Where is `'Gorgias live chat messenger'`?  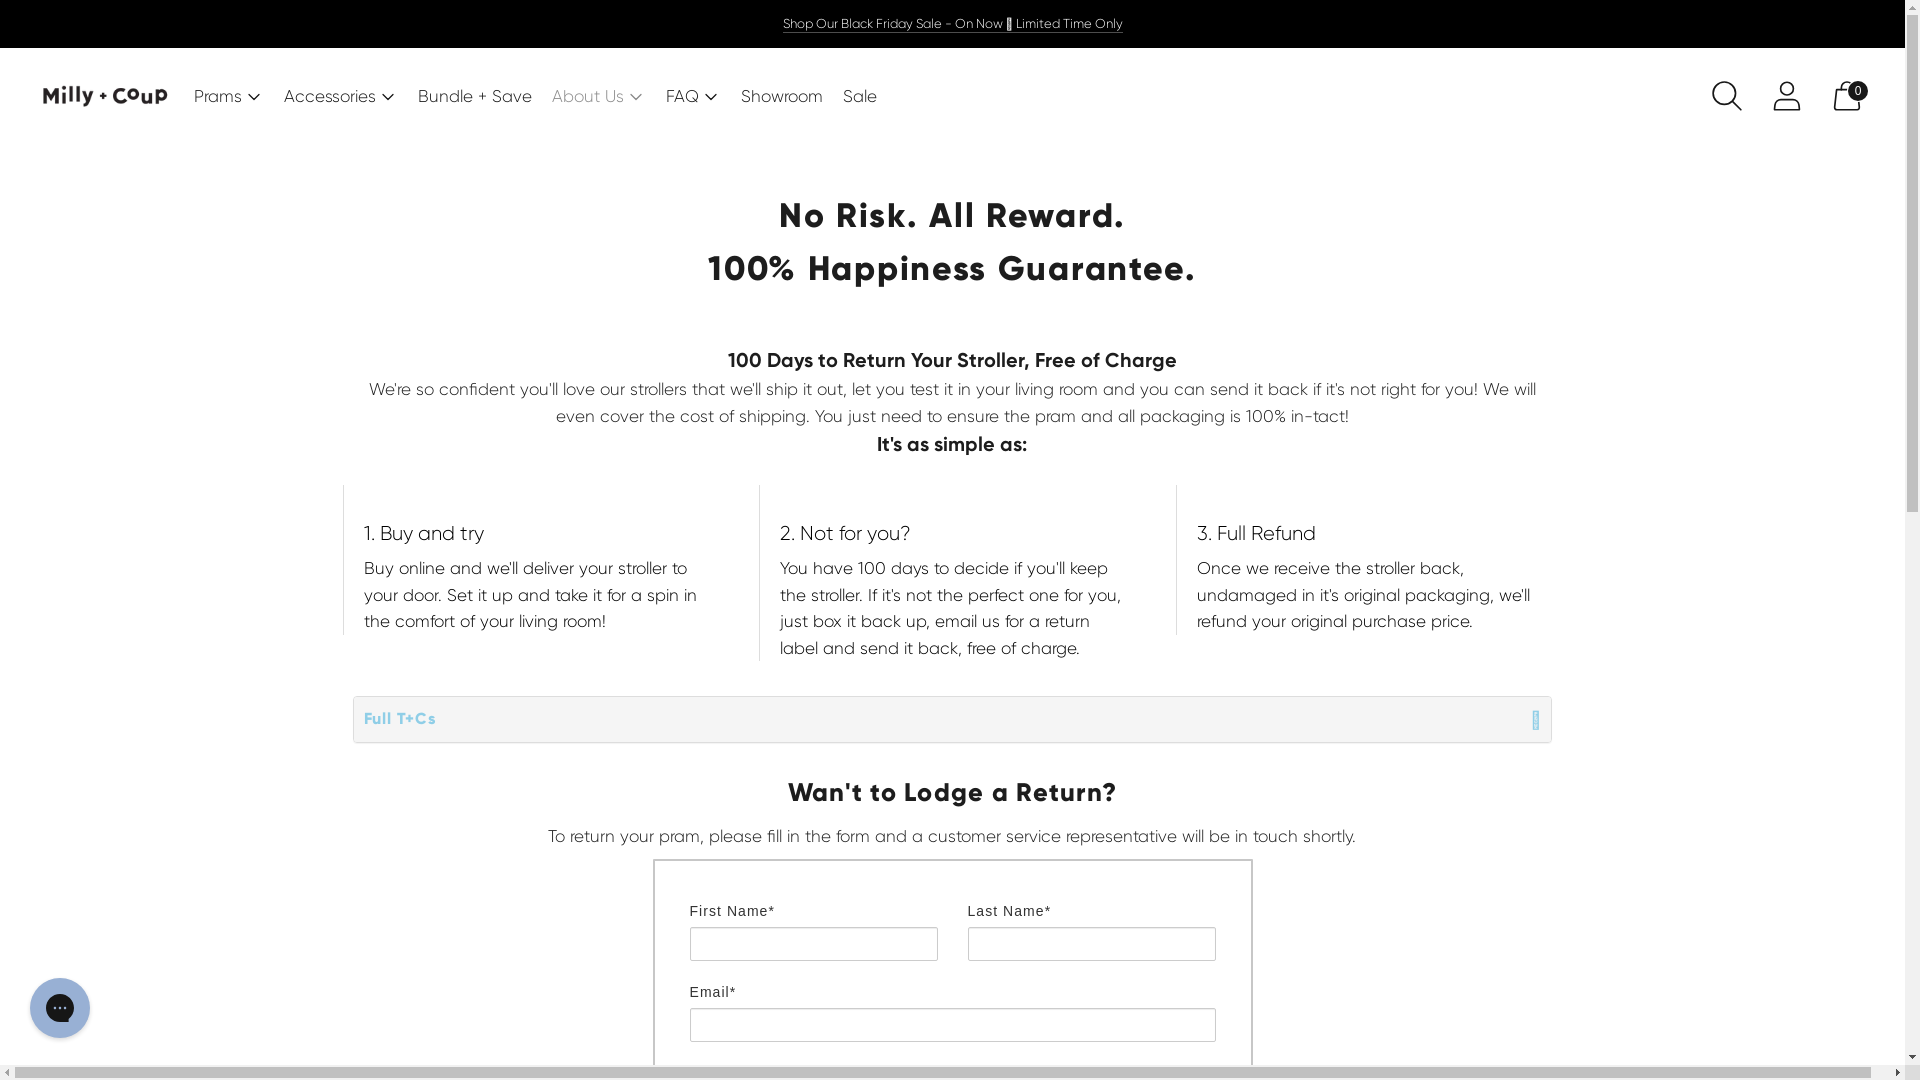 'Gorgias live chat messenger' is located at coordinates (59, 1007).